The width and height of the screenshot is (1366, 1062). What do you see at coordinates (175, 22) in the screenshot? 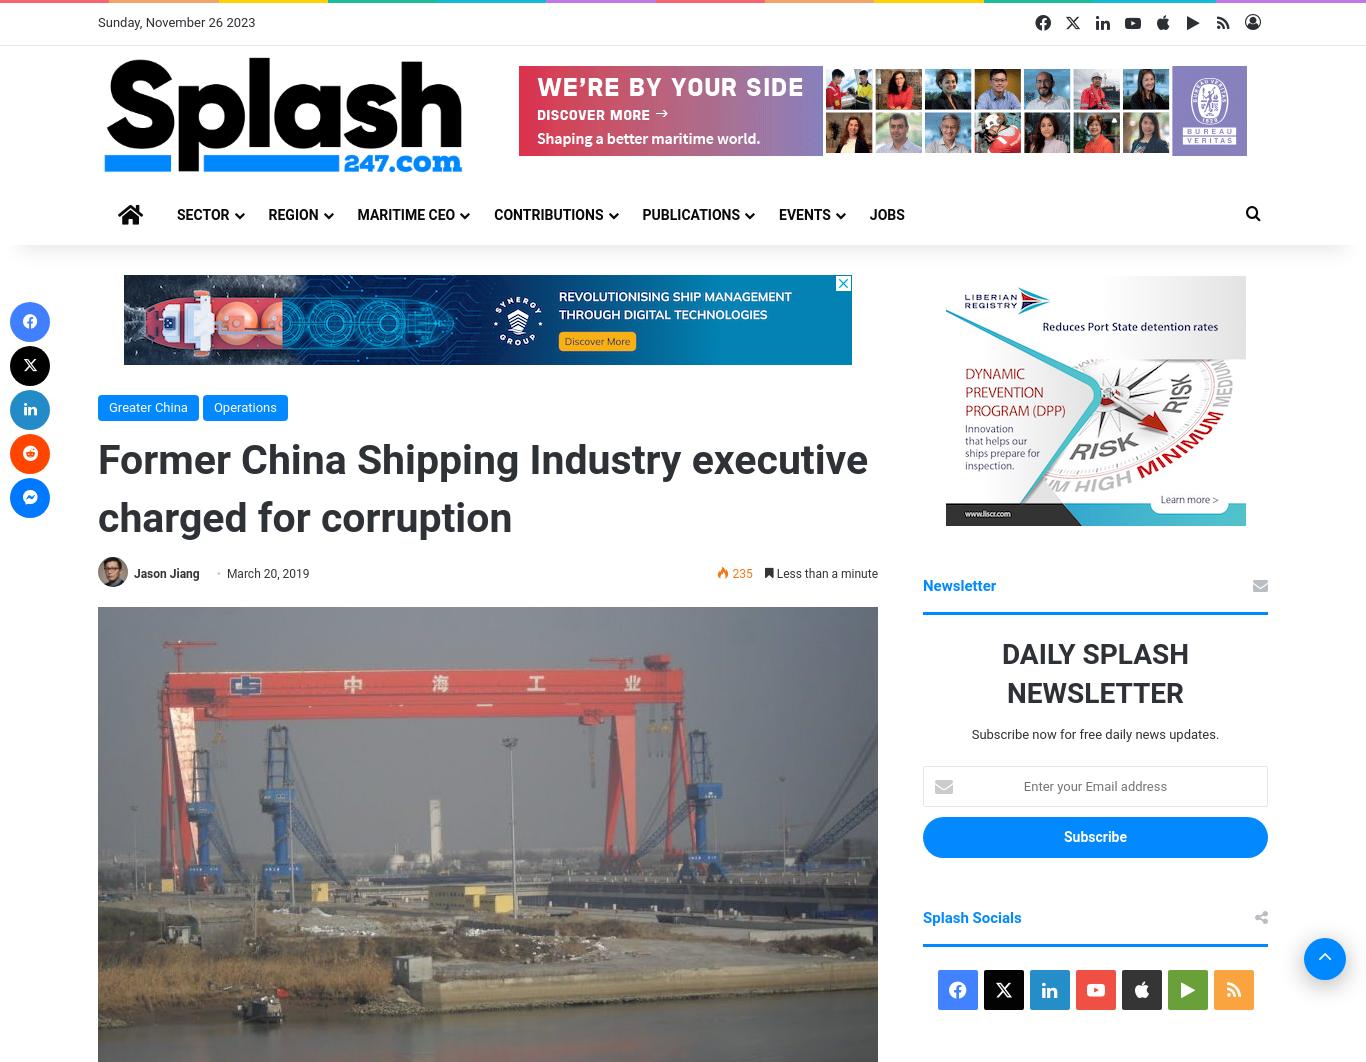
I see `'Sunday, November 26 2023'` at bounding box center [175, 22].